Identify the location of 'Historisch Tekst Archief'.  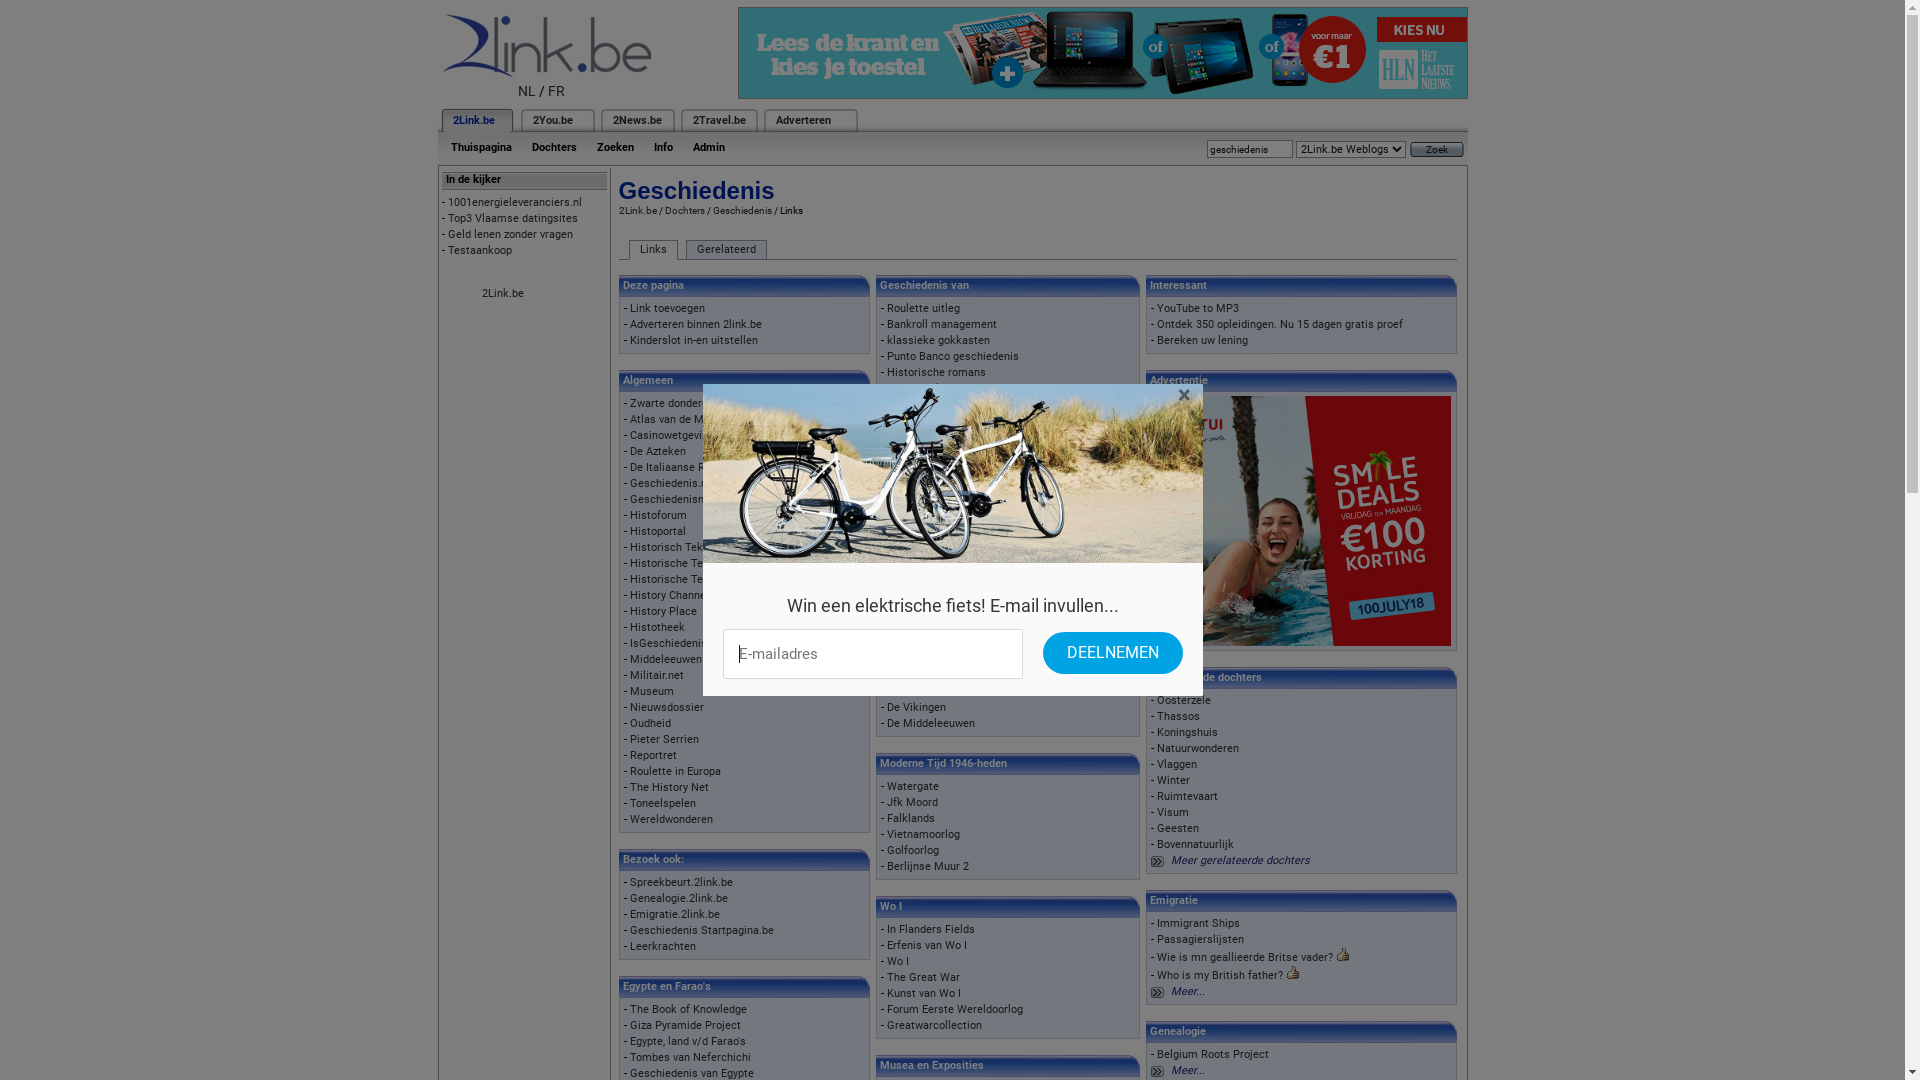
(691, 547).